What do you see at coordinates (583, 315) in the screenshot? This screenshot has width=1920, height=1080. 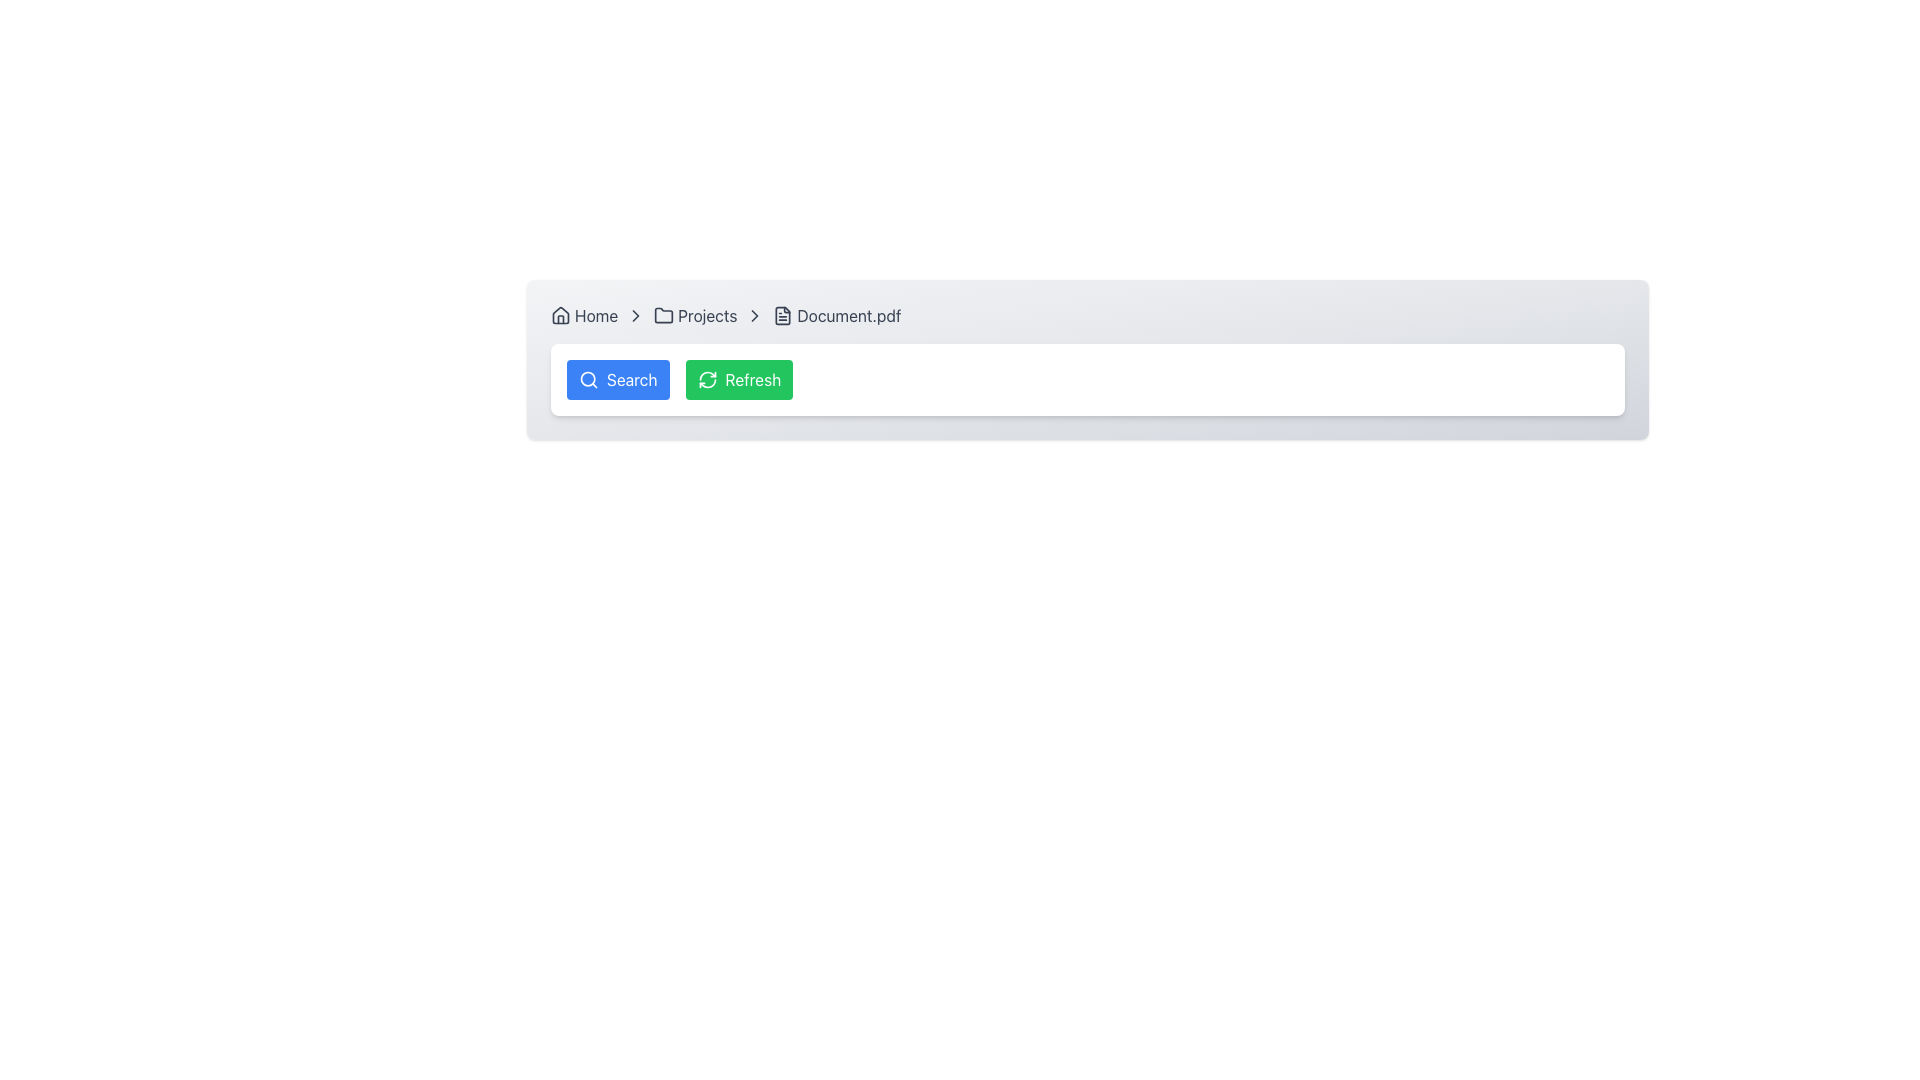 I see `the first breadcrumb link with an icon and label to potentially reveal additional styling effects` at bounding box center [583, 315].